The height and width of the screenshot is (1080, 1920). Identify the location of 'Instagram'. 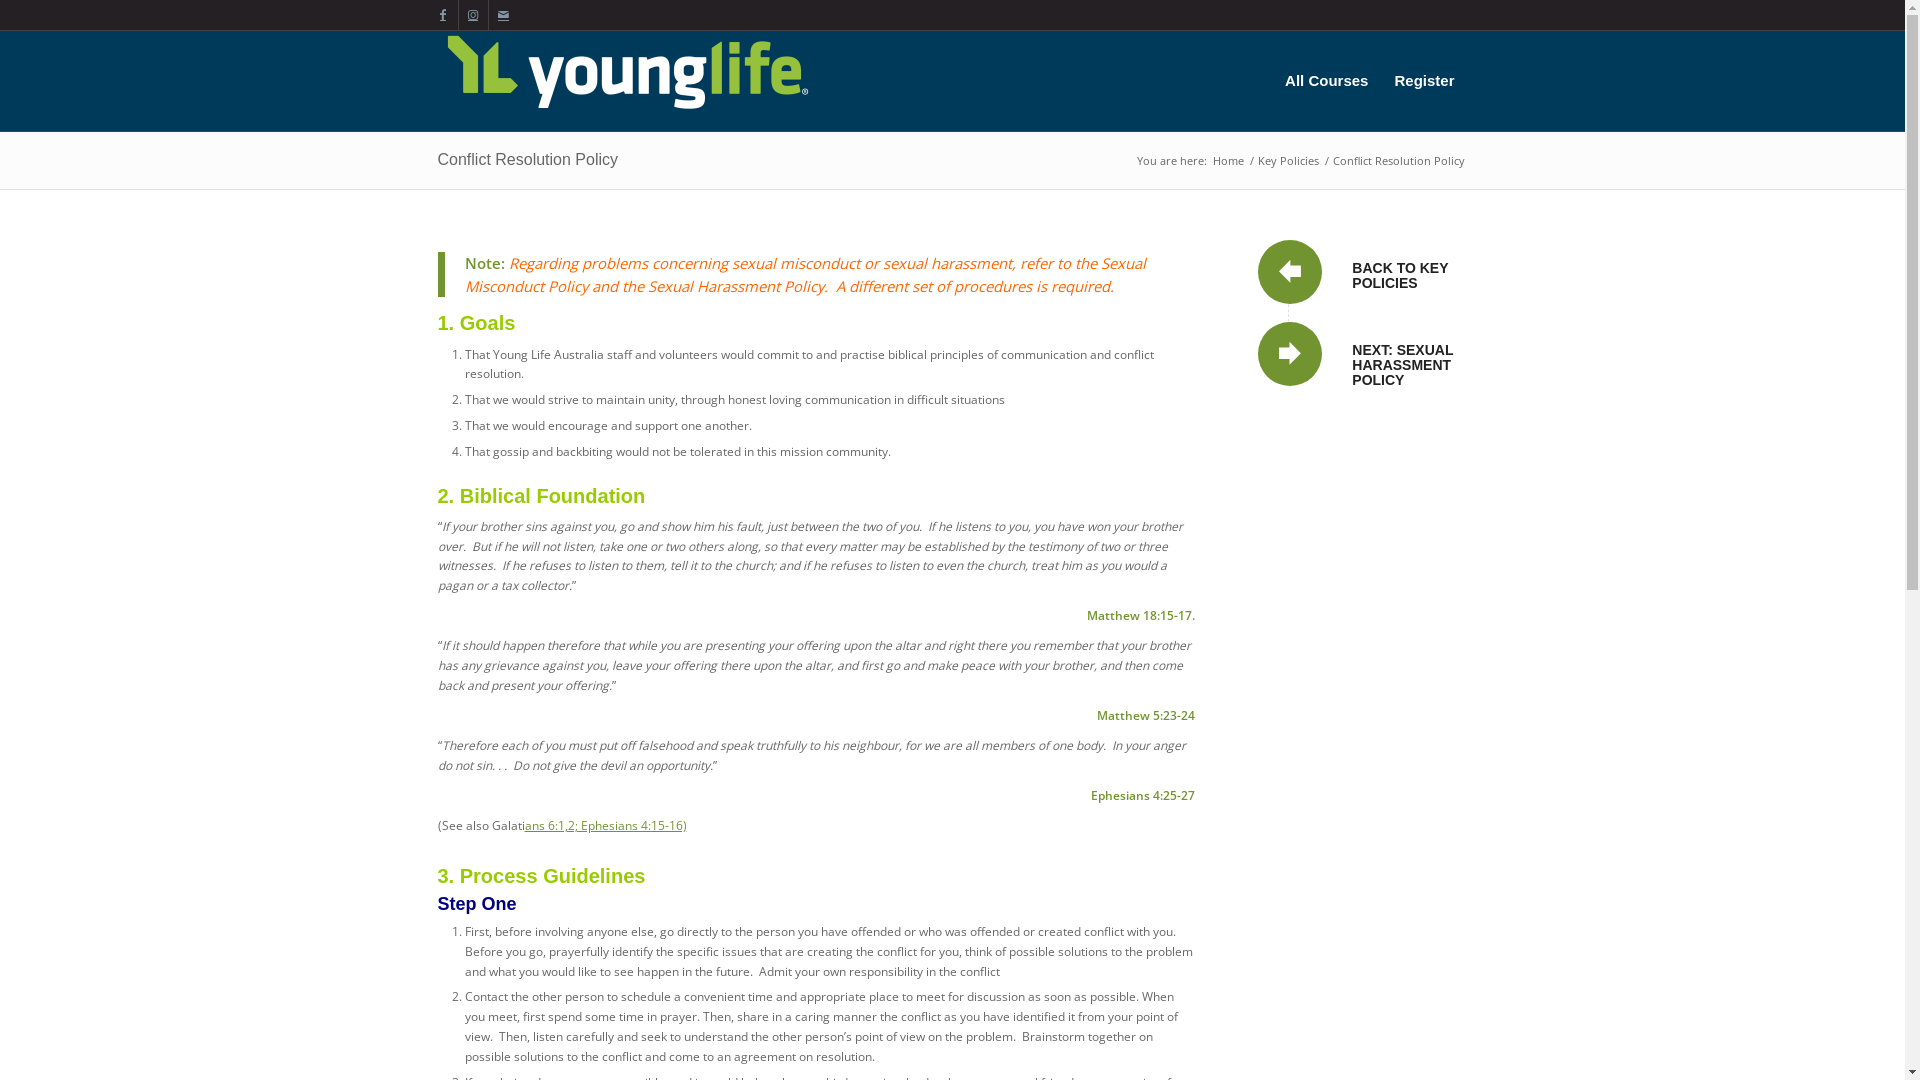
(471, 15).